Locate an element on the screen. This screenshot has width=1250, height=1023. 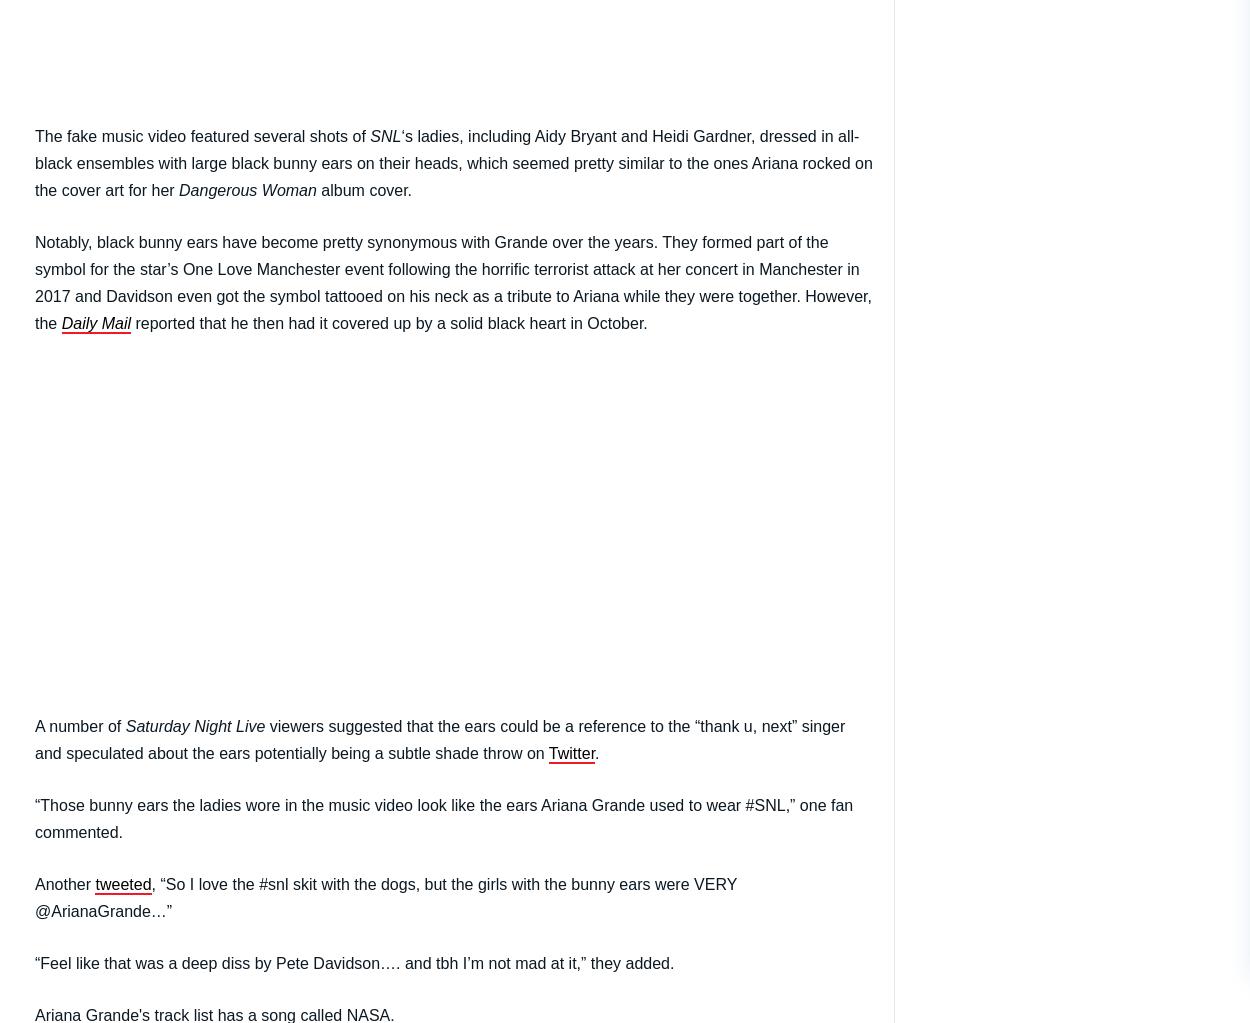
'Notably, black bunny ears have become pretty synonymous with Grande over the years. They formed part of the symbol for the star’s One Love Manchester event following the horrific terrorist attack at her concert in Manchester in 2017 and Davidson even got the symbol tattooed on his neck as a tribute to Ariana while they were together. However, the' is located at coordinates (452, 281).